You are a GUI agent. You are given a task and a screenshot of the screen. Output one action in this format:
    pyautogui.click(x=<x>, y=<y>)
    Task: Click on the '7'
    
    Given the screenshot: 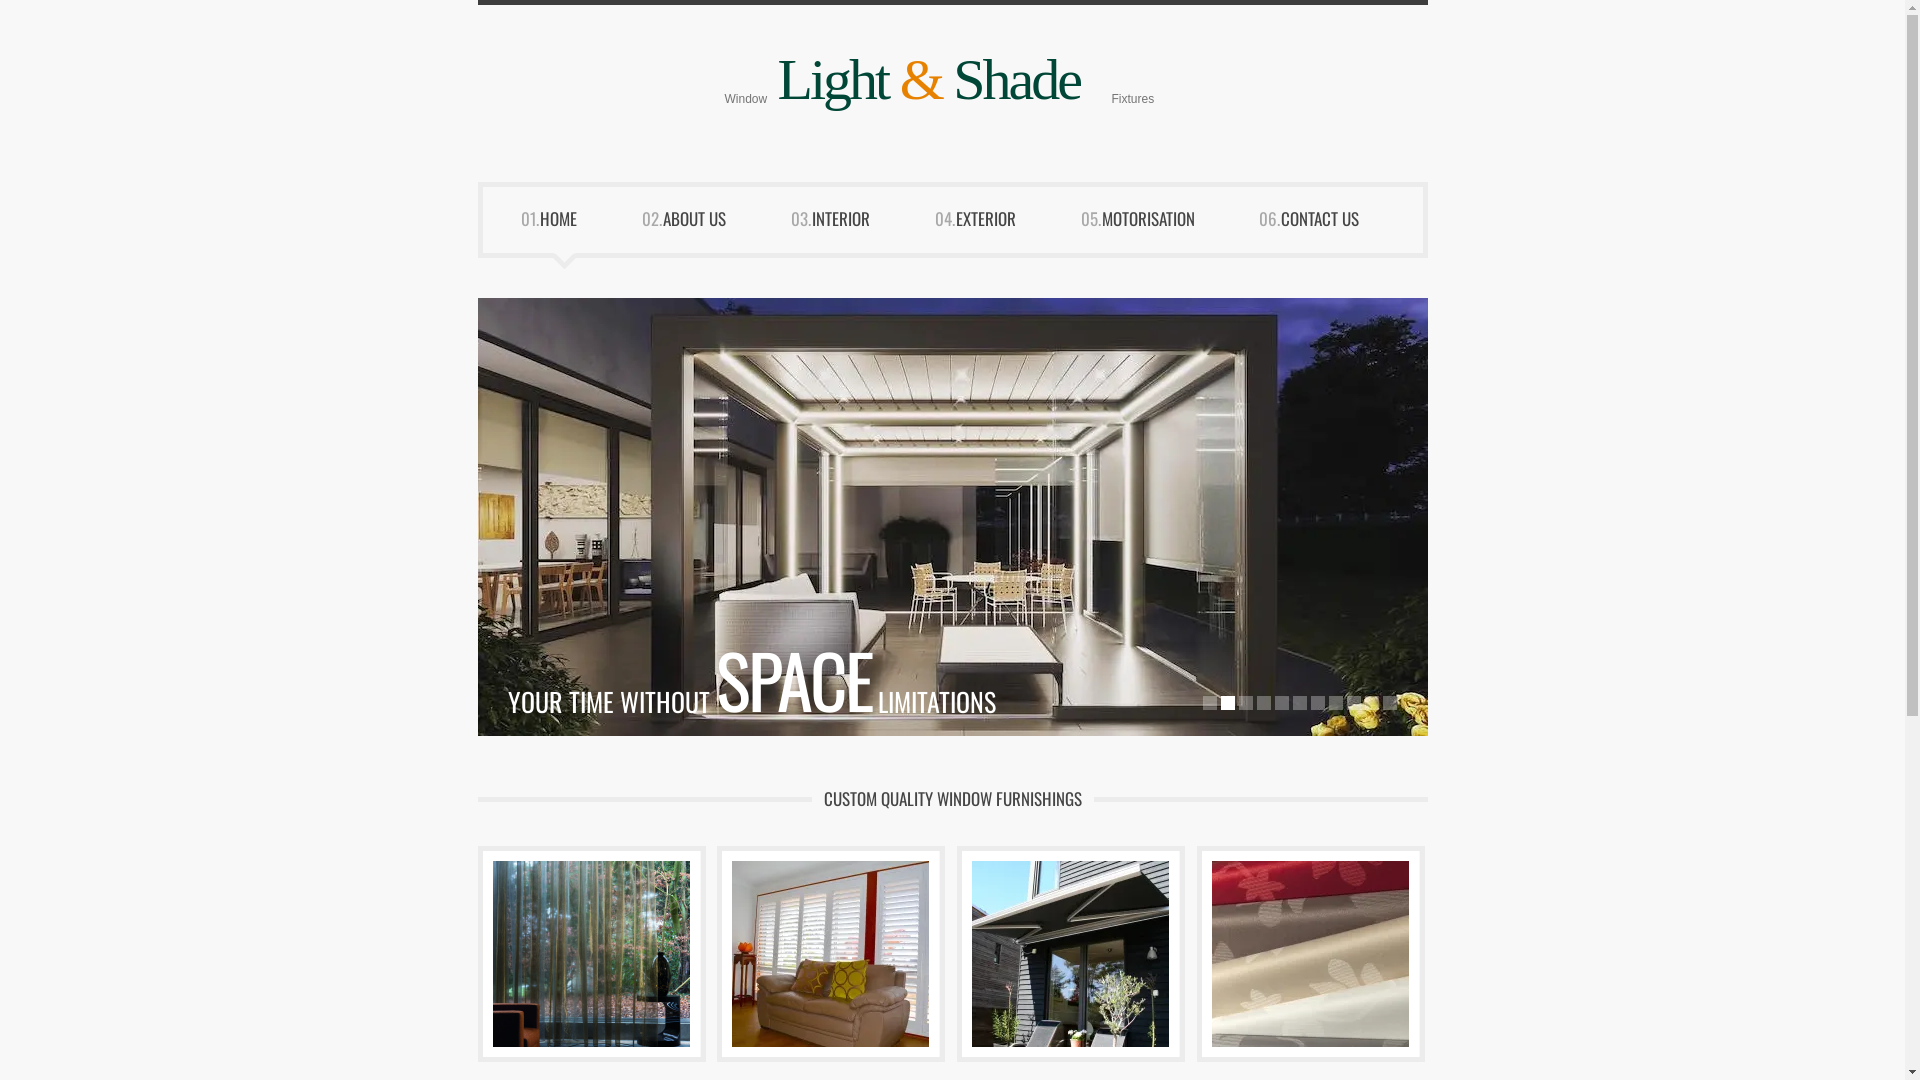 What is the action you would take?
    pyautogui.click(x=1310, y=701)
    